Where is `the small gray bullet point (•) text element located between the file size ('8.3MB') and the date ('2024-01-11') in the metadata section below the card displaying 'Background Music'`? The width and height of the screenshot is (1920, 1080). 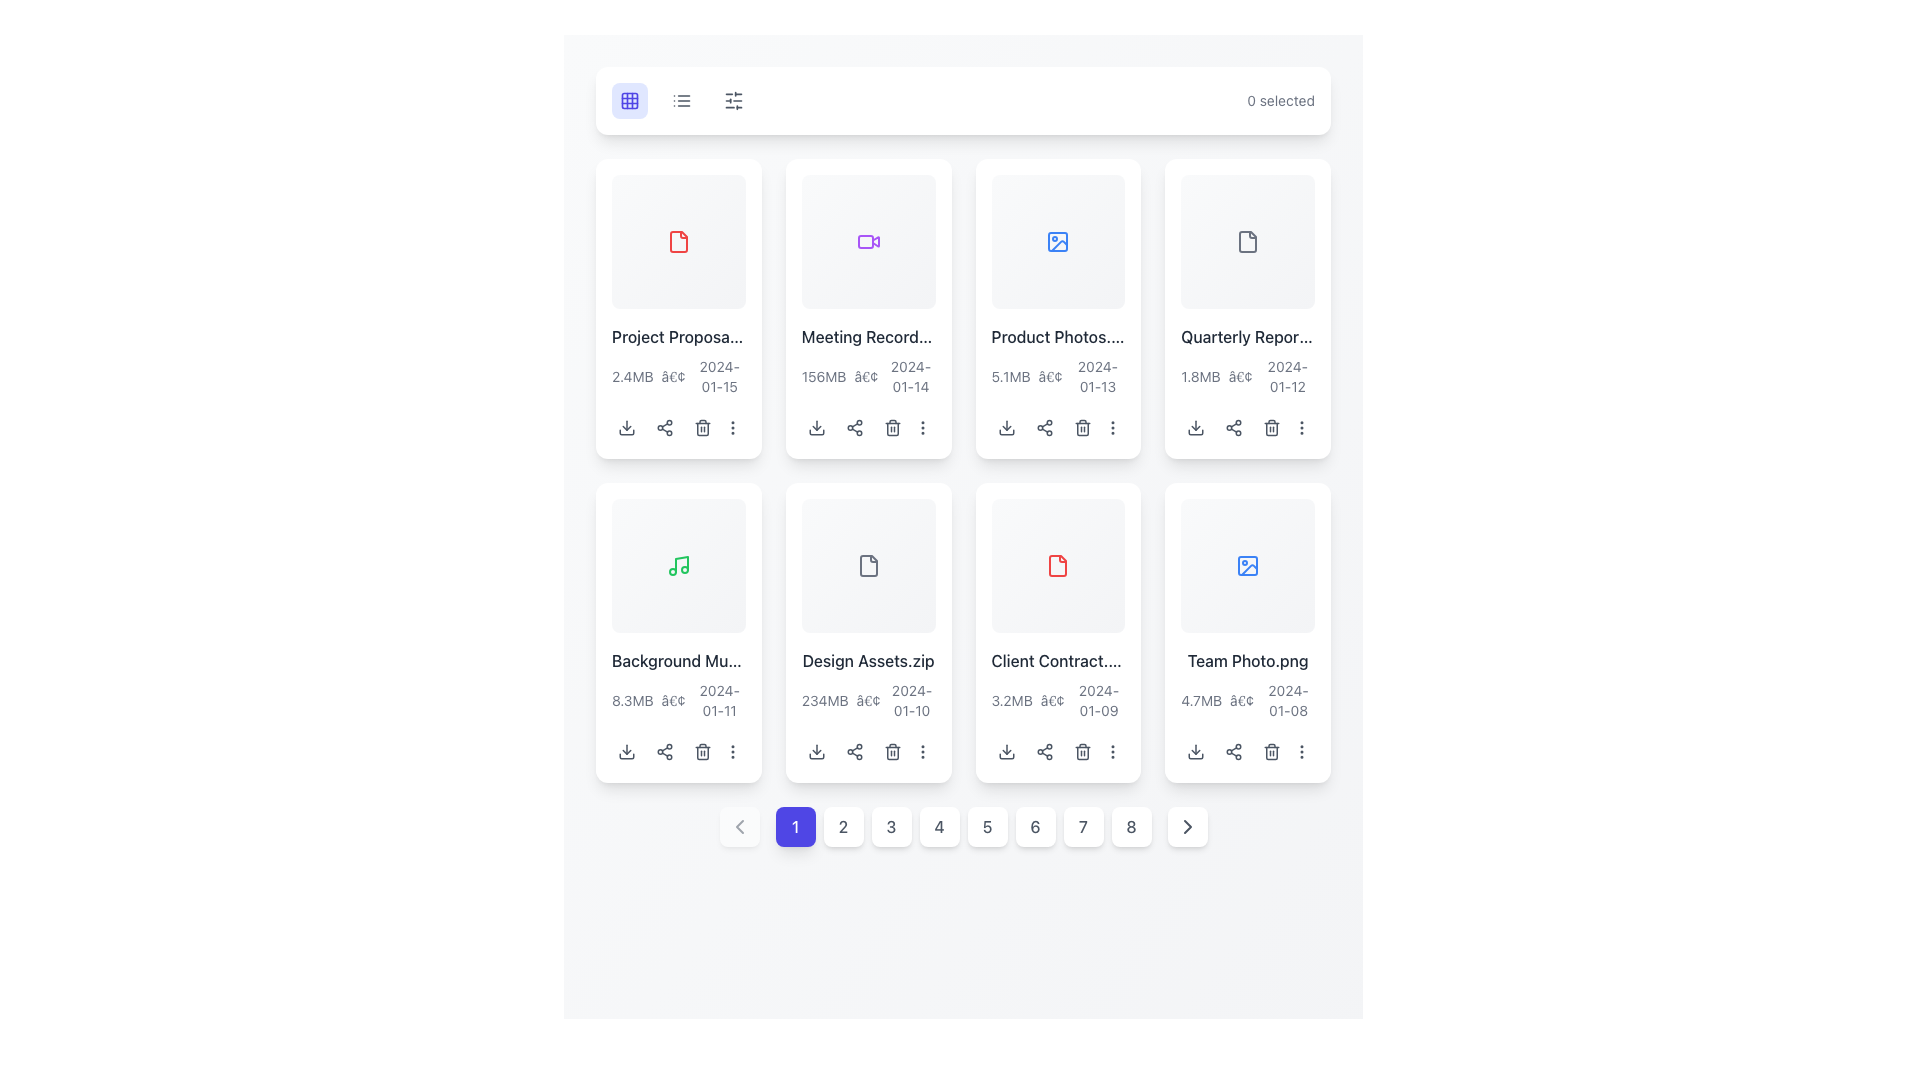 the small gray bullet point (•) text element located between the file size ('8.3MB') and the date ('2024-01-11') in the metadata section below the card displaying 'Background Music' is located at coordinates (673, 699).